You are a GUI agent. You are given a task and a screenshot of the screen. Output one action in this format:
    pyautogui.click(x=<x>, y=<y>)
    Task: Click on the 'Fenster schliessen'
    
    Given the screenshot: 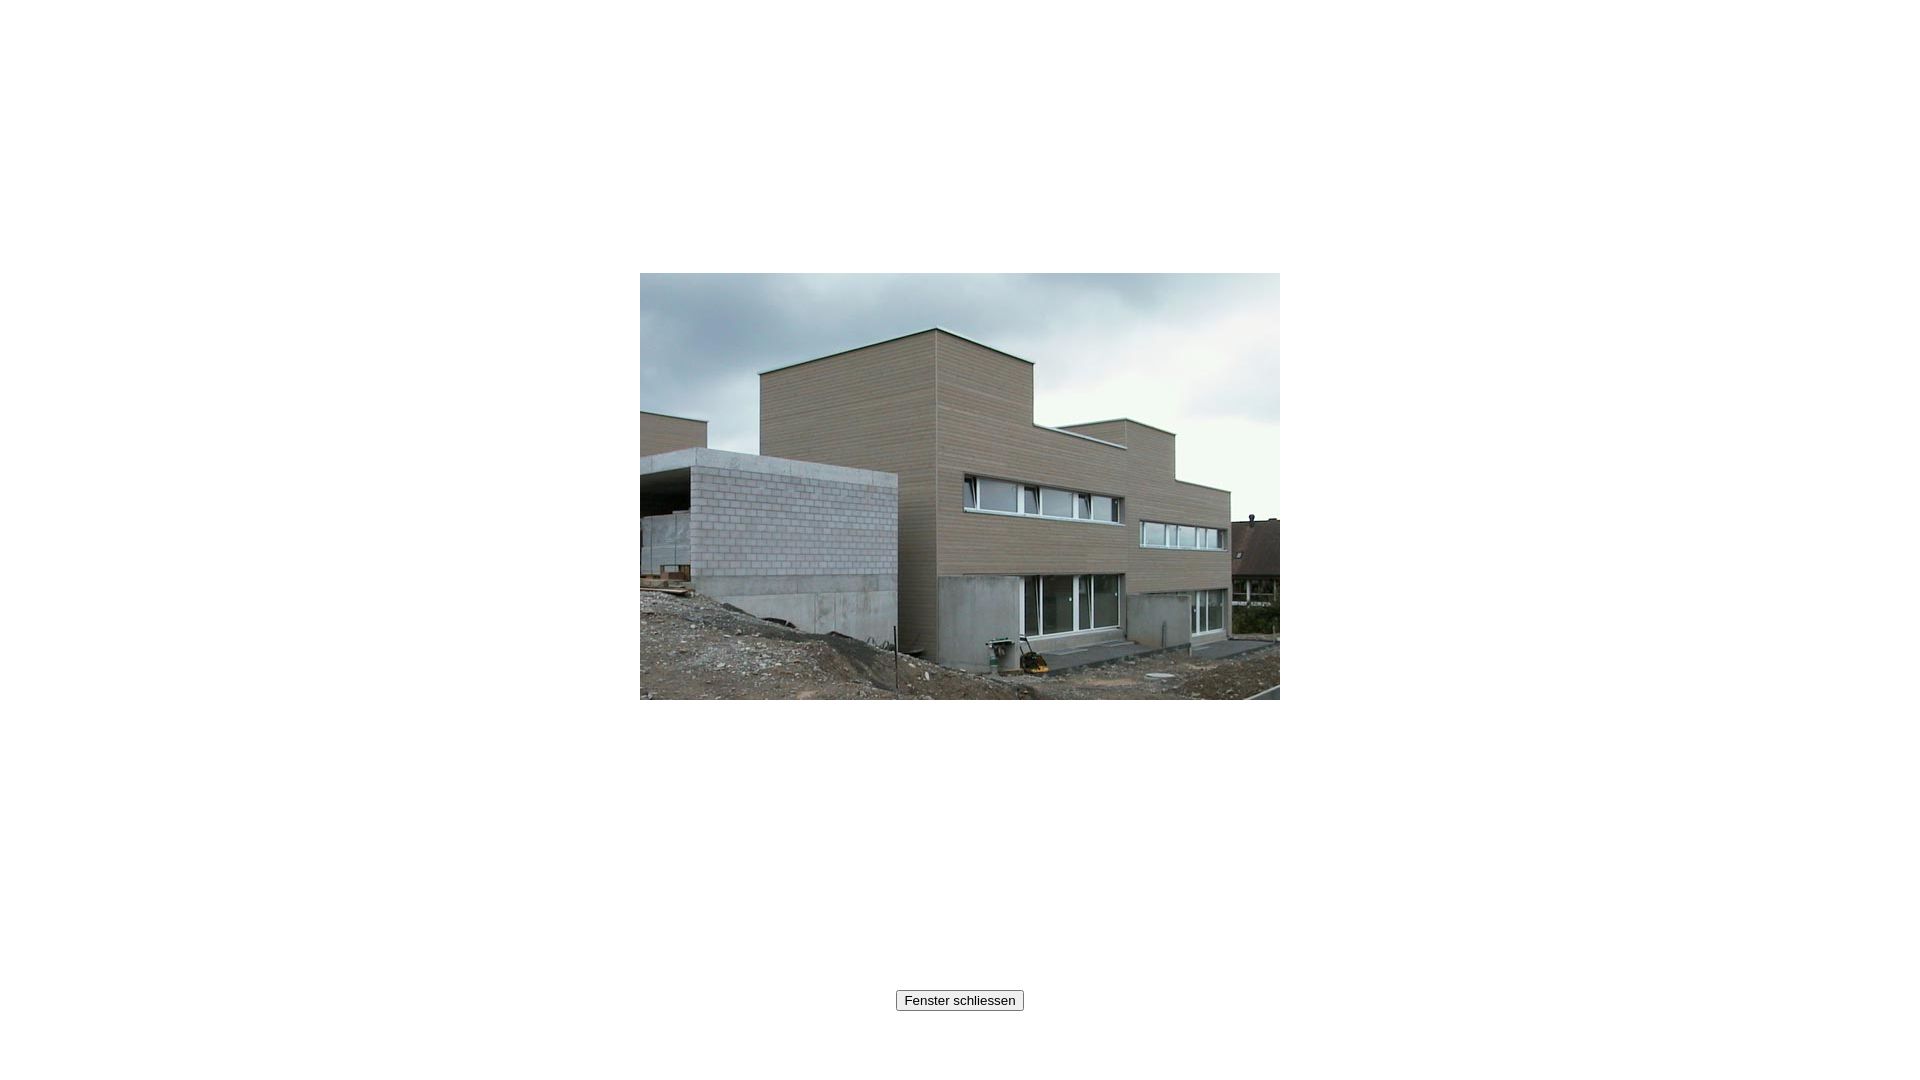 What is the action you would take?
    pyautogui.click(x=958, y=1000)
    